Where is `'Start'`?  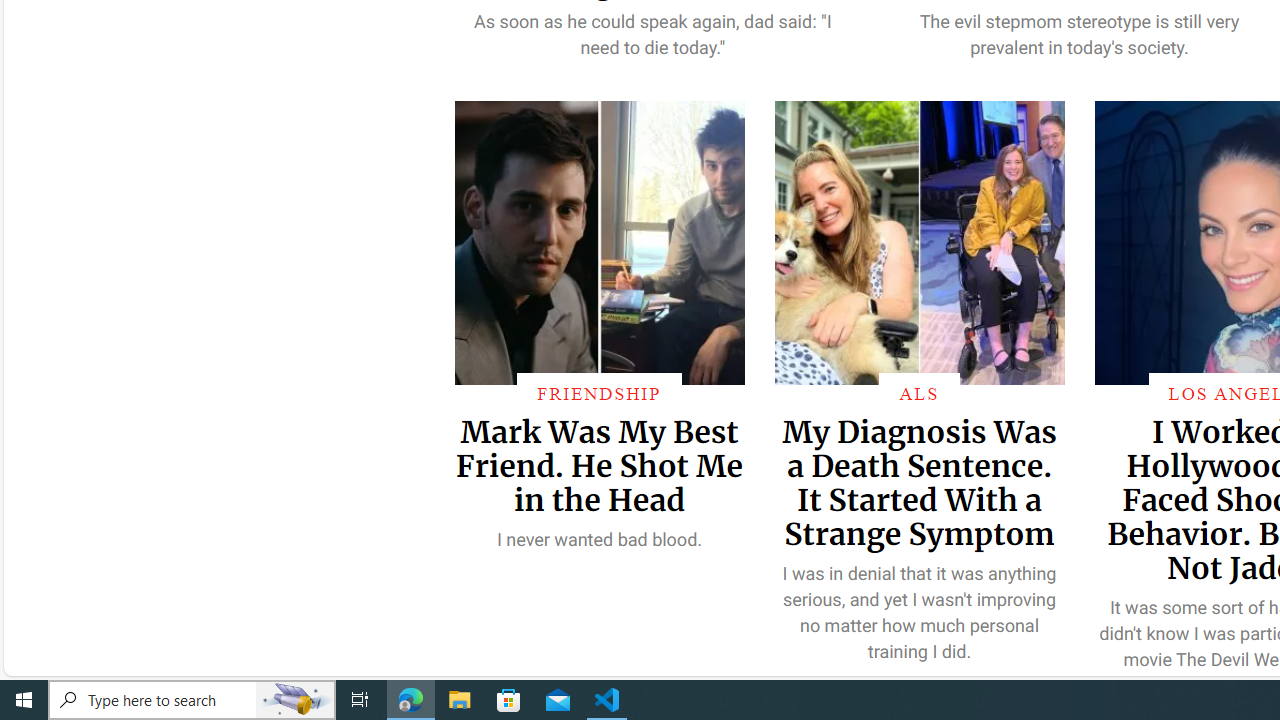 'Start' is located at coordinates (24, 698).